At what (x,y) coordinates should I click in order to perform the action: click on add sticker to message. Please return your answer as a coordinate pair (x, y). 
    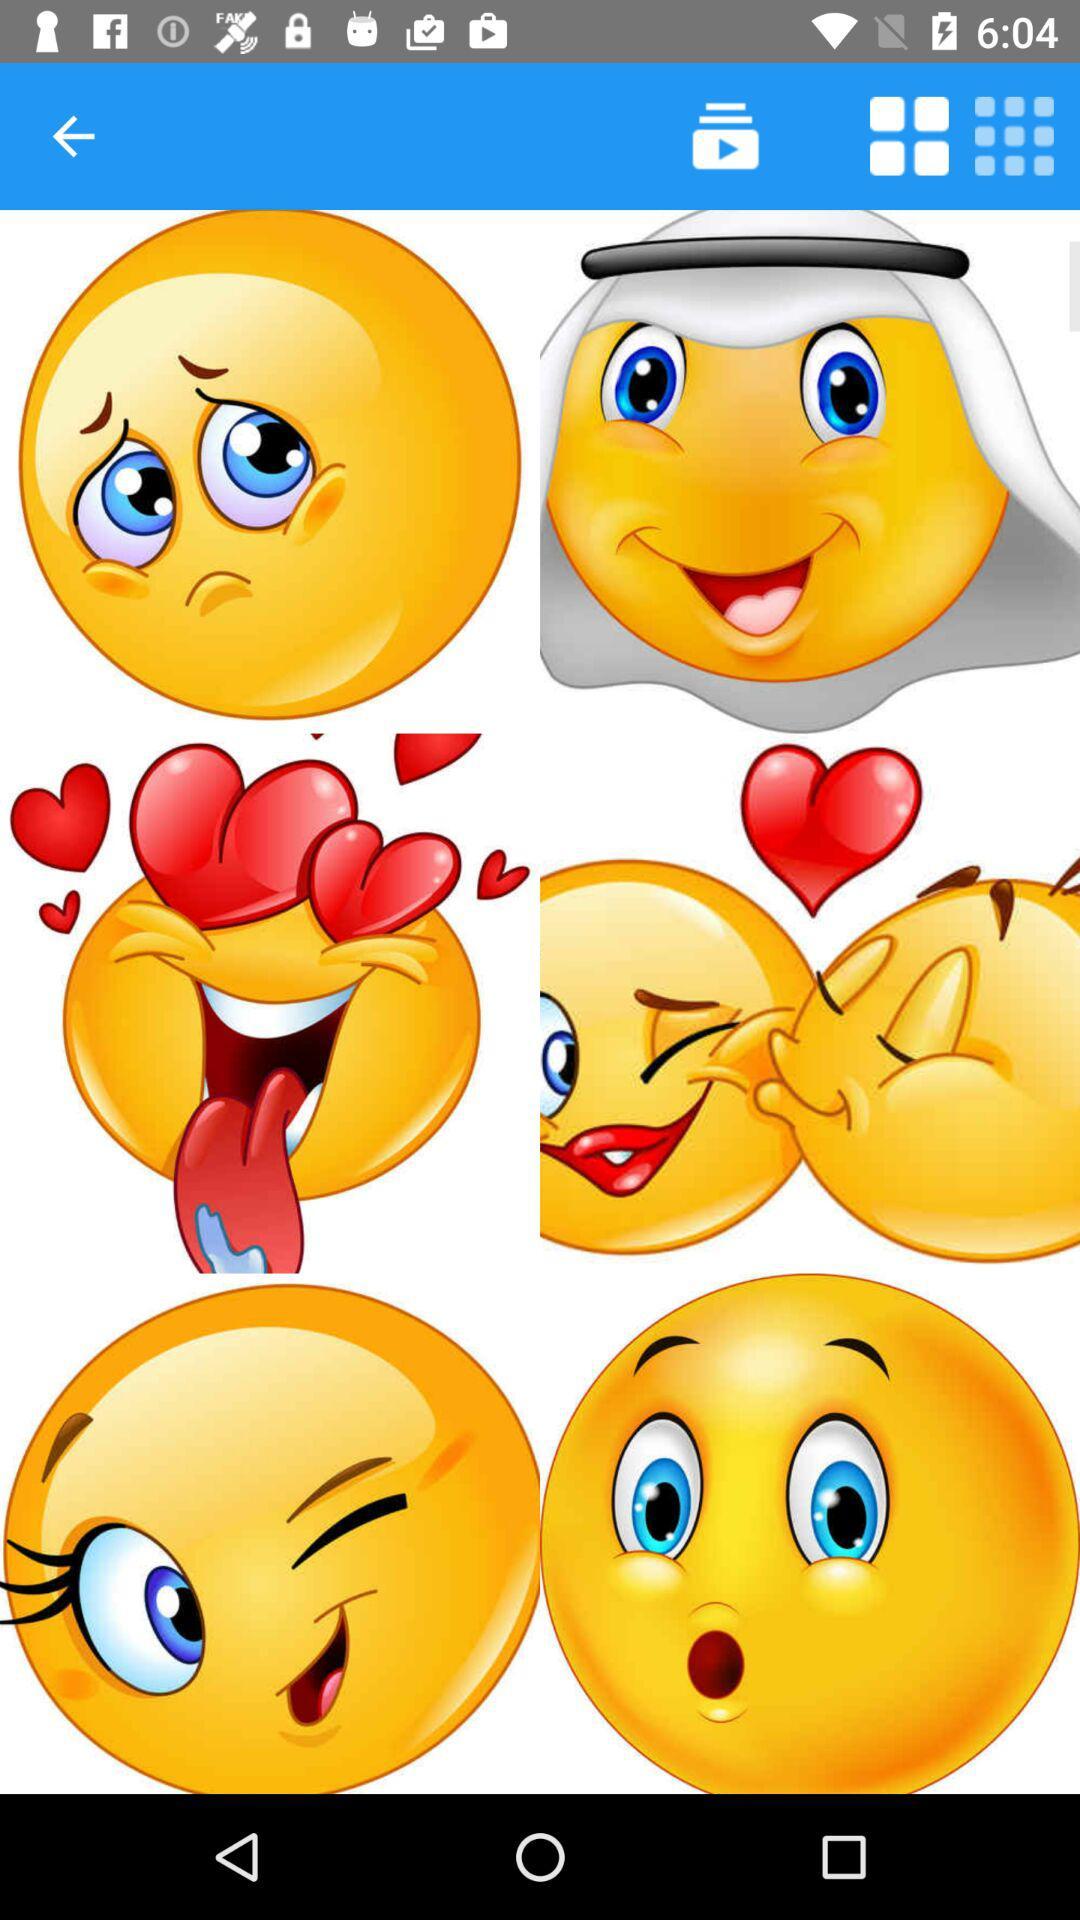
    Looking at the image, I should click on (270, 1532).